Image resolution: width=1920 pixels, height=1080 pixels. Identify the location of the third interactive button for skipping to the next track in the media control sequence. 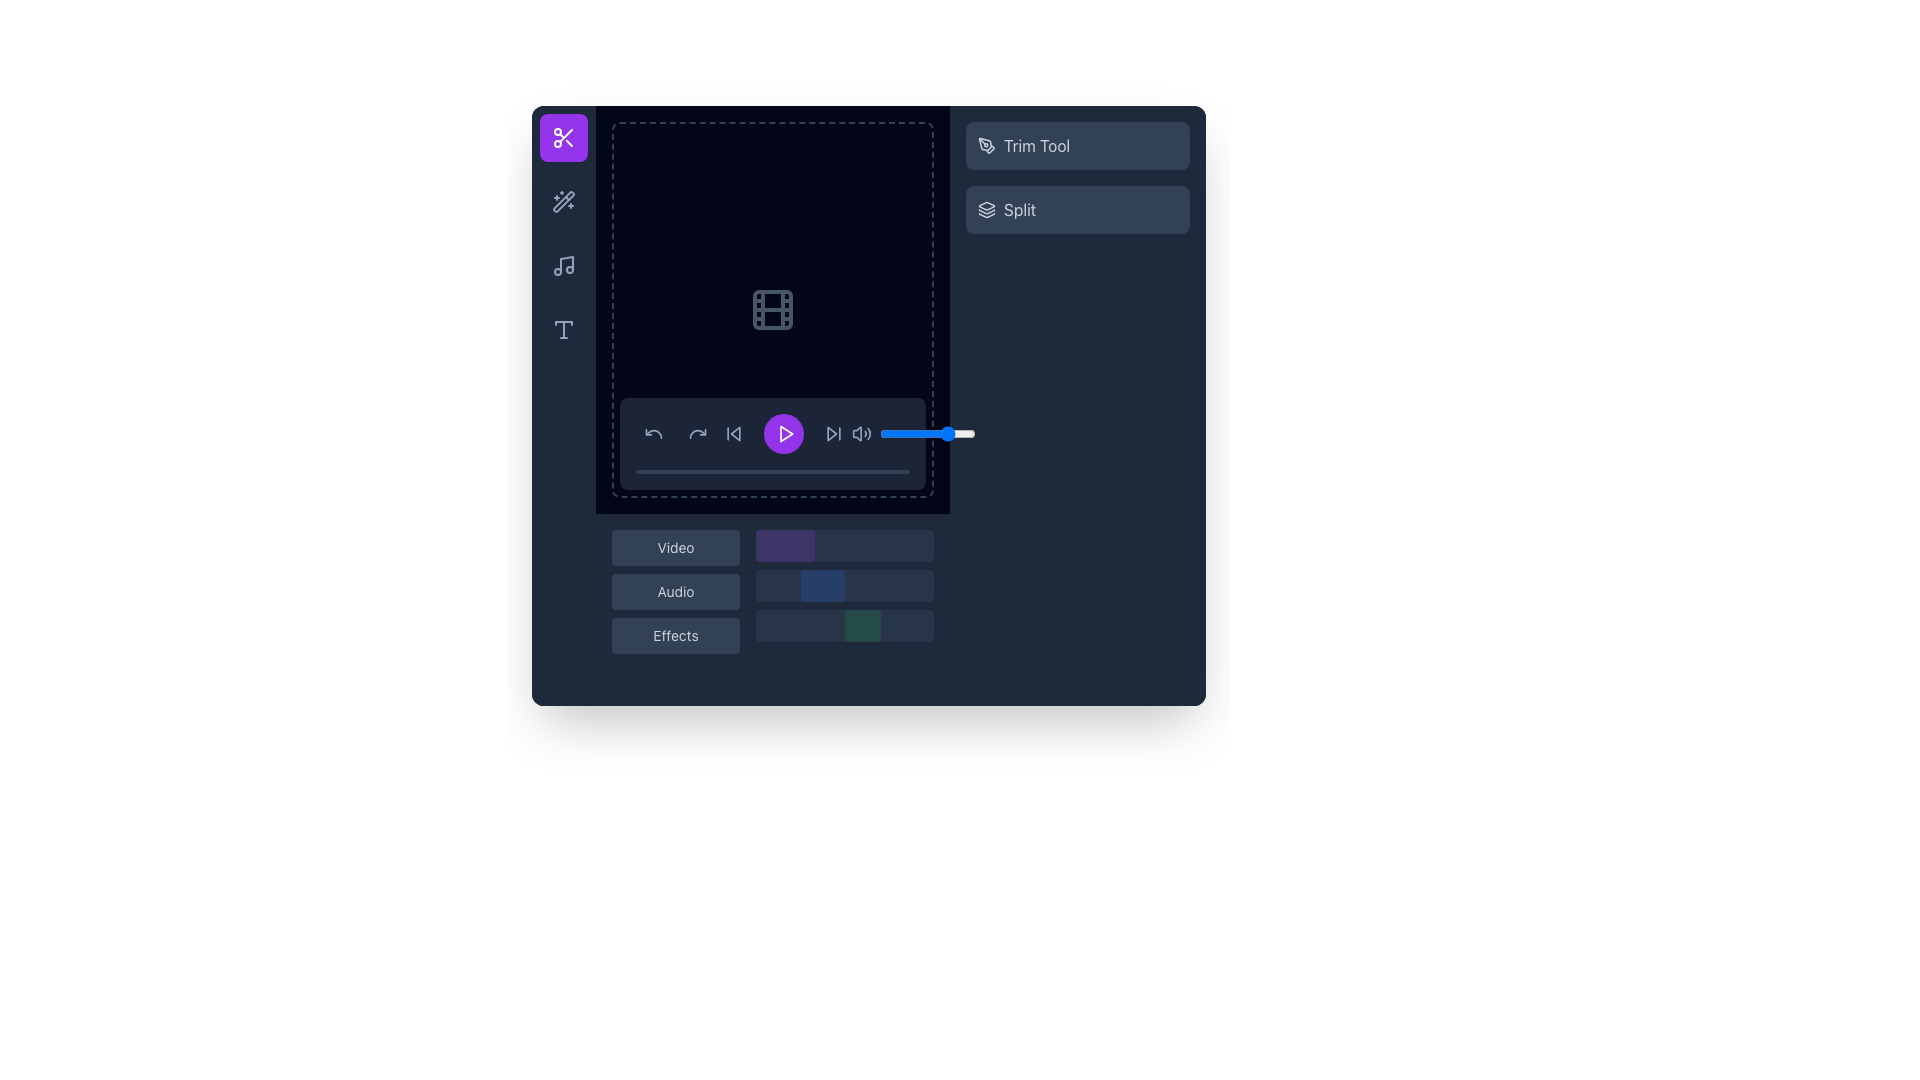
(834, 433).